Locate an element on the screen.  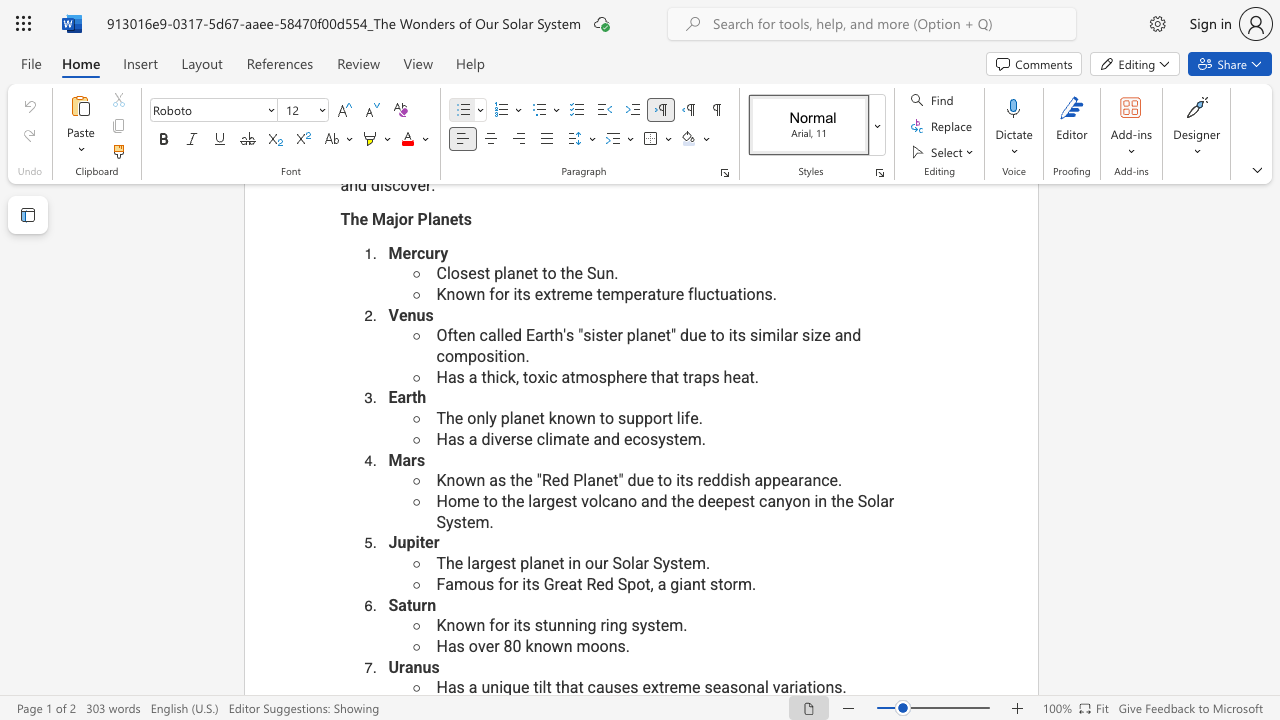
the 1th character "h" in the text is located at coordinates (449, 563).